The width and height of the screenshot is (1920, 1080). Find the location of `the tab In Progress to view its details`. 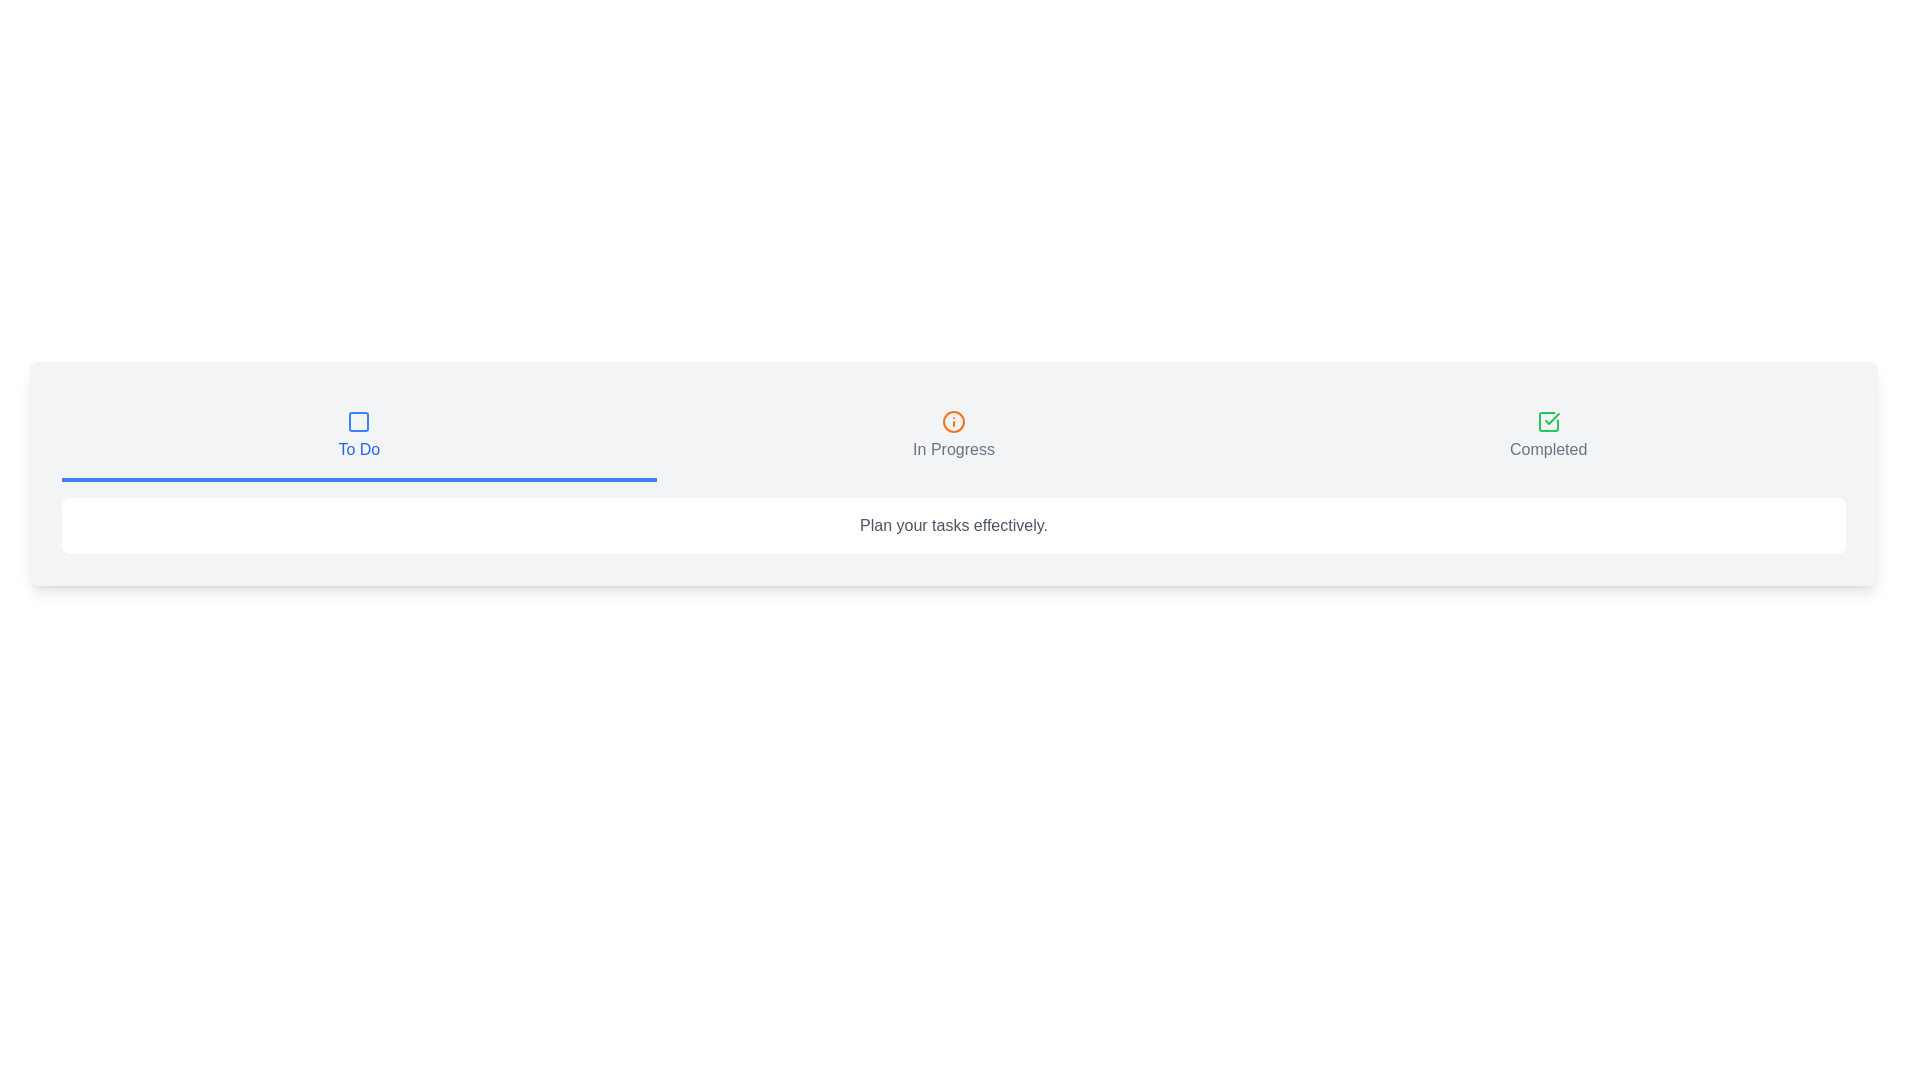

the tab In Progress to view its details is located at coordinates (953, 437).